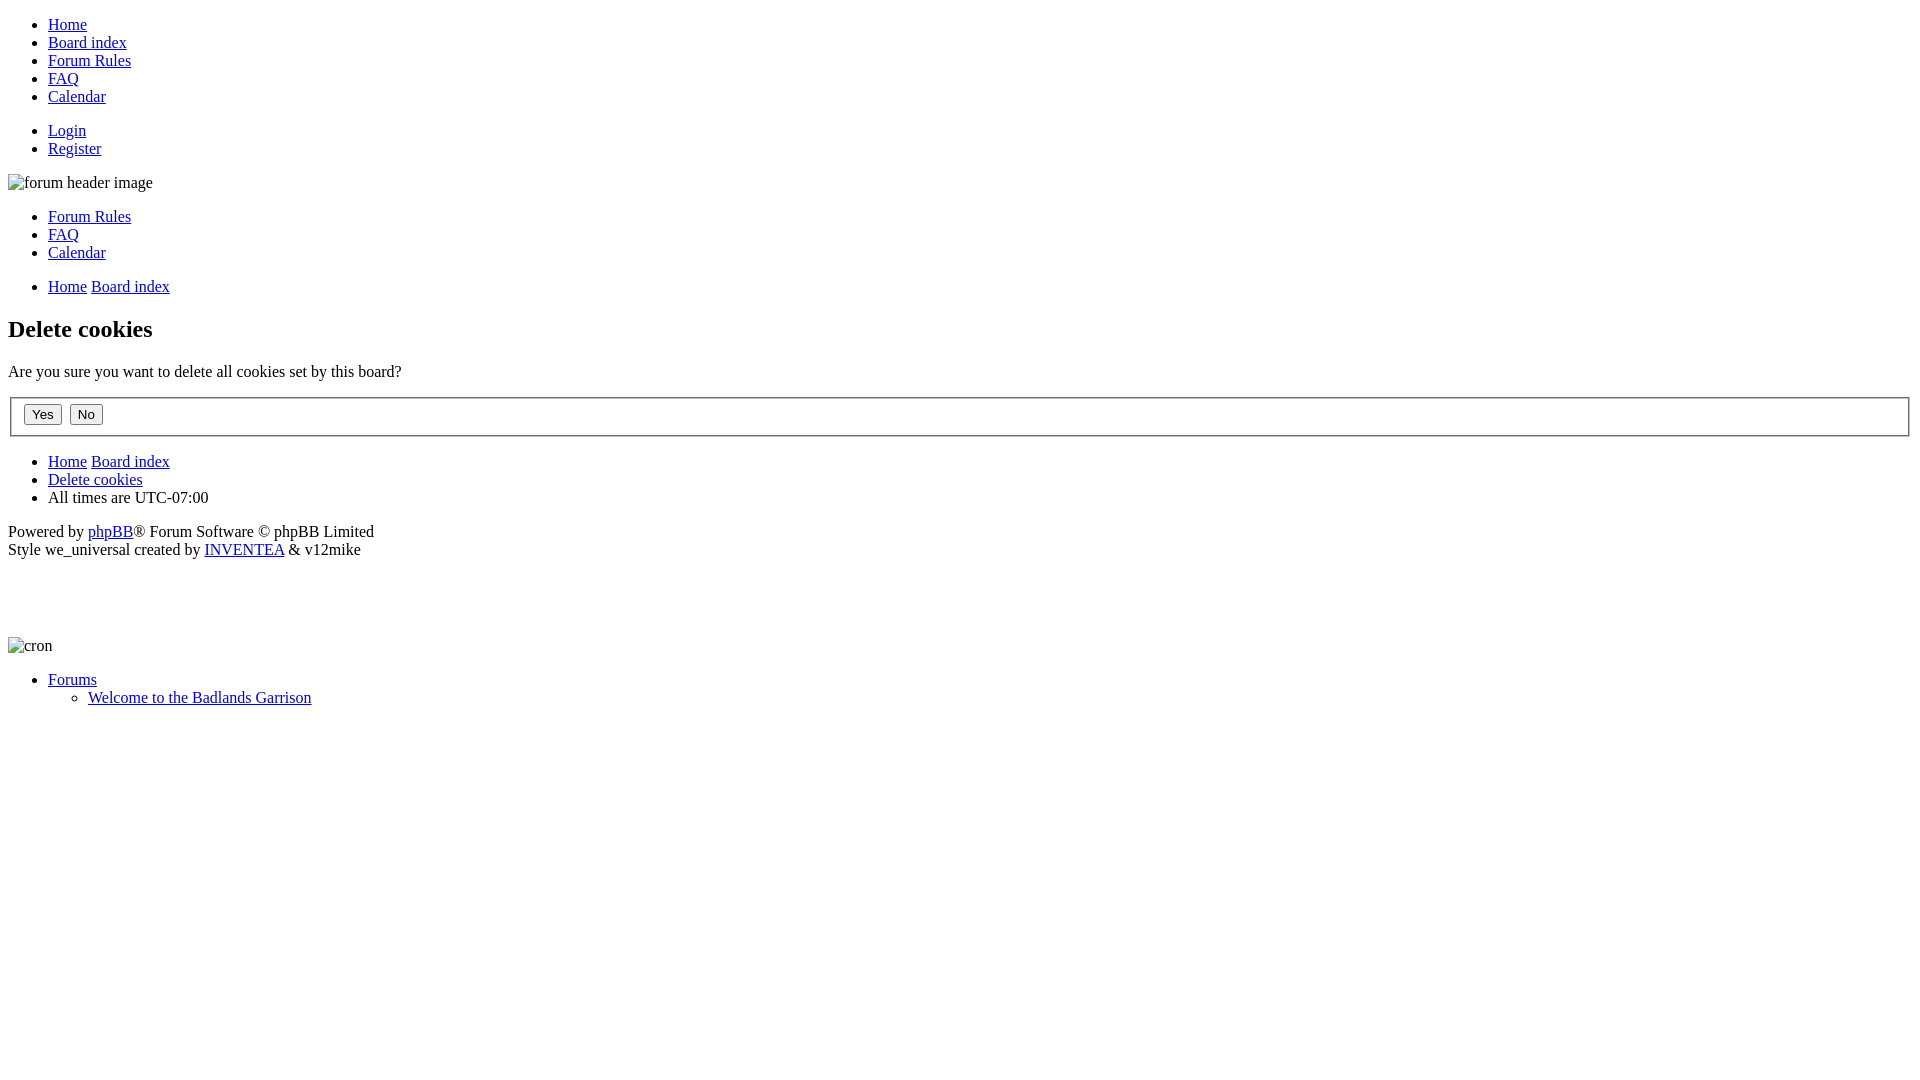 Image resolution: width=1920 pixels, height=1080 pixels. What do you see at coordinates (243, 549) in the screenshot?
I see `'INVENTEA'` at bounding box center [243, 549].